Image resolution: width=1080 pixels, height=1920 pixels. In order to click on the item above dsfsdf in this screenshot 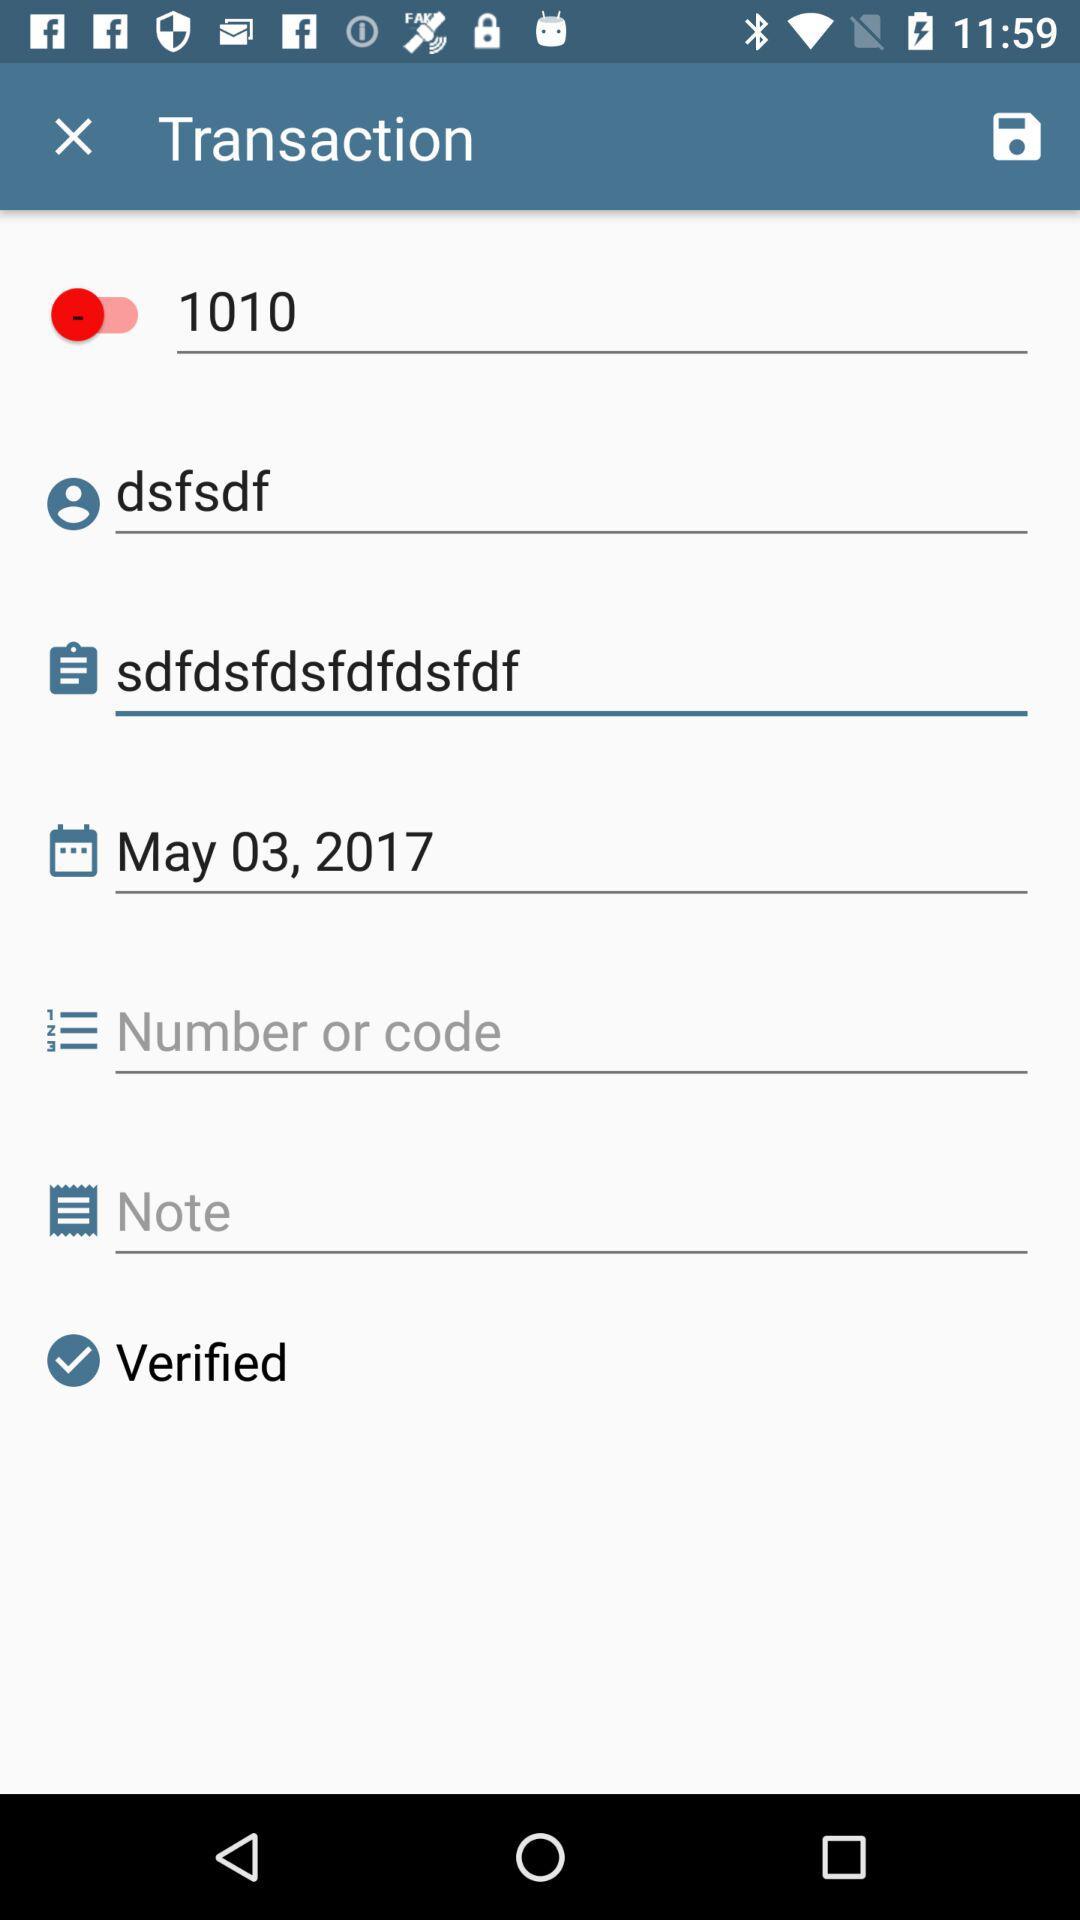, I will do `click(601, 309)`.